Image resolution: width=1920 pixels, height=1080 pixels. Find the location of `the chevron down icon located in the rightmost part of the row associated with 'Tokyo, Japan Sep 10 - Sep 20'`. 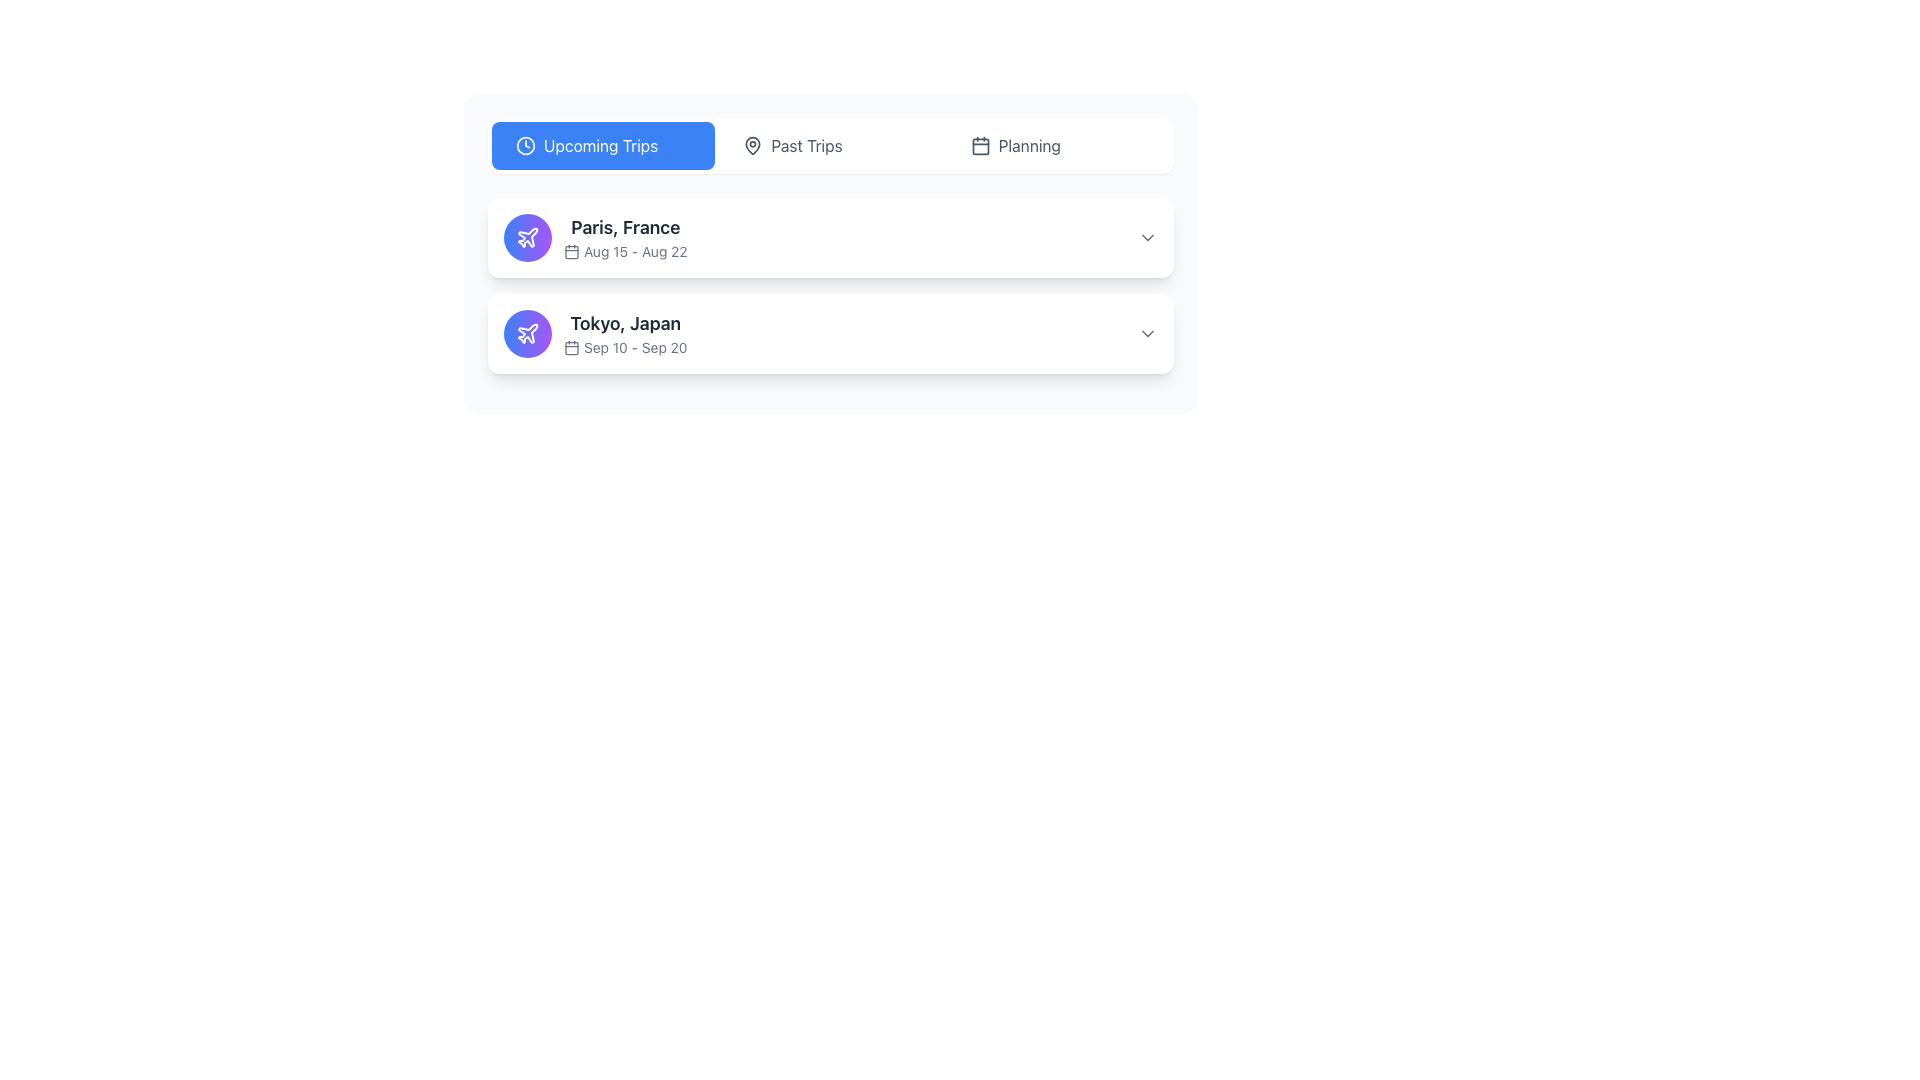

the chevron down icon located in the rightmost part of the row associated with 'Tokyo, Japan Sep 10 - Sep 20' is located at coordinates (1147, 333).